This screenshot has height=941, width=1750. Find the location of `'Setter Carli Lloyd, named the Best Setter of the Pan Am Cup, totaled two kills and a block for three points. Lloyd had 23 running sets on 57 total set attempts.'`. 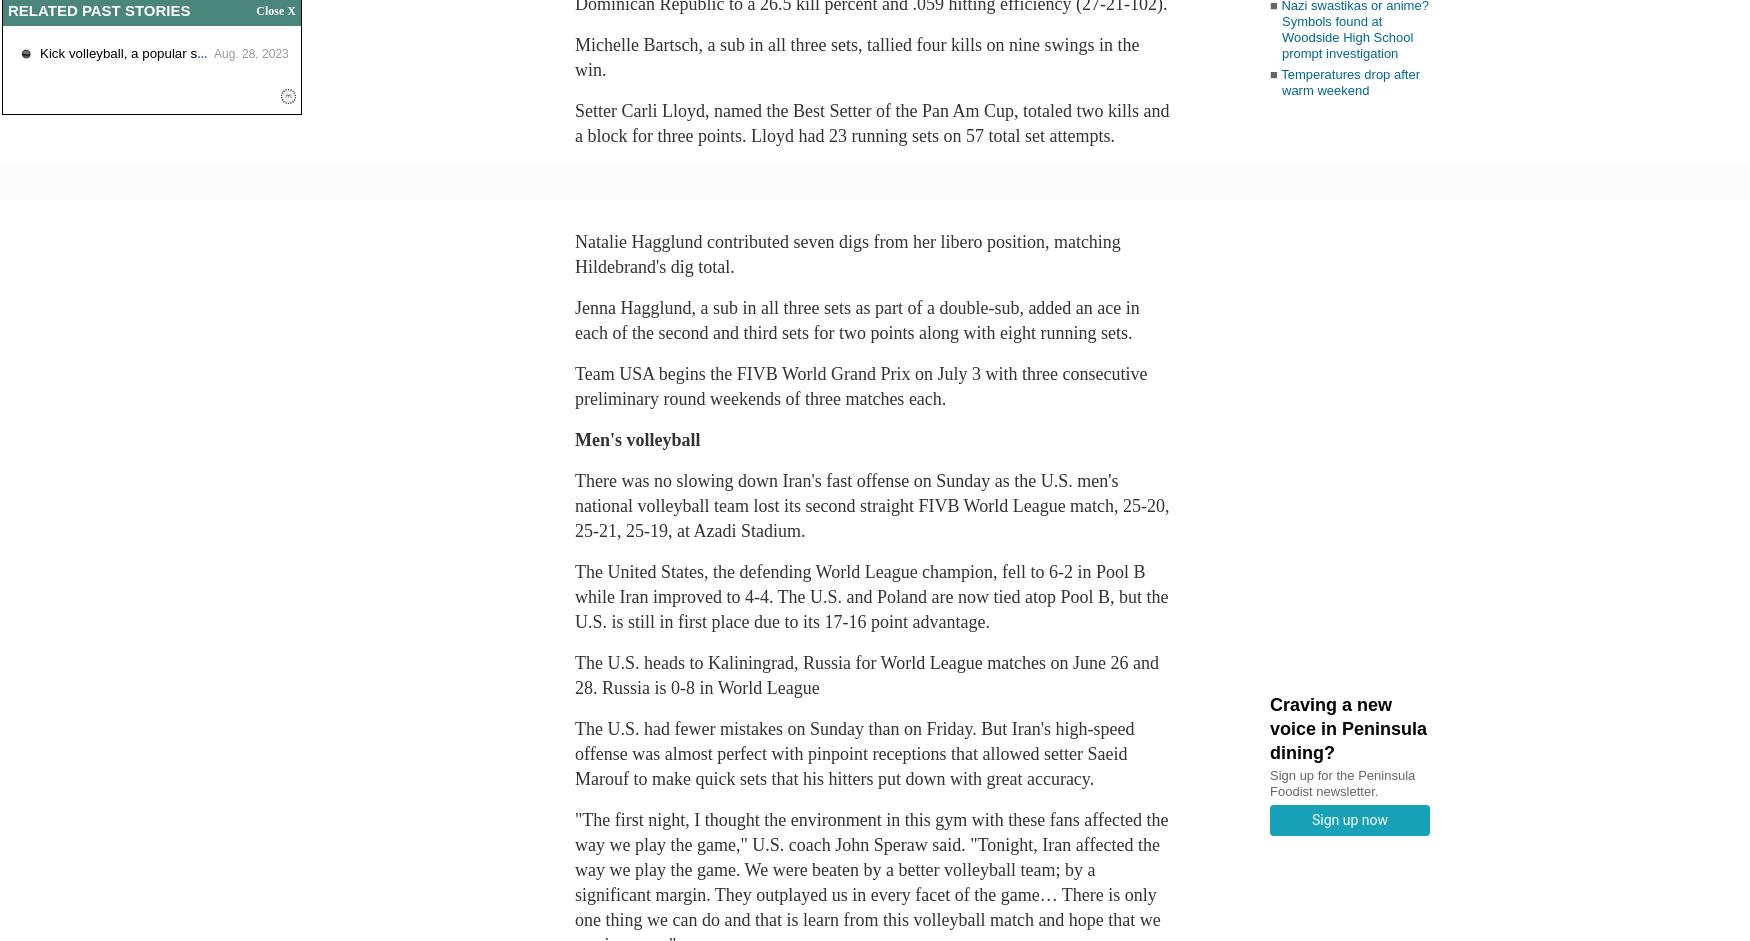

'Setter Carli Lloyd, named the Best Setter of the Pan Am Cup, totaled two kills and a block for three points. Lloyd had 23 running sets on 57 total set attempts.' is located at coordinates (872, 123).